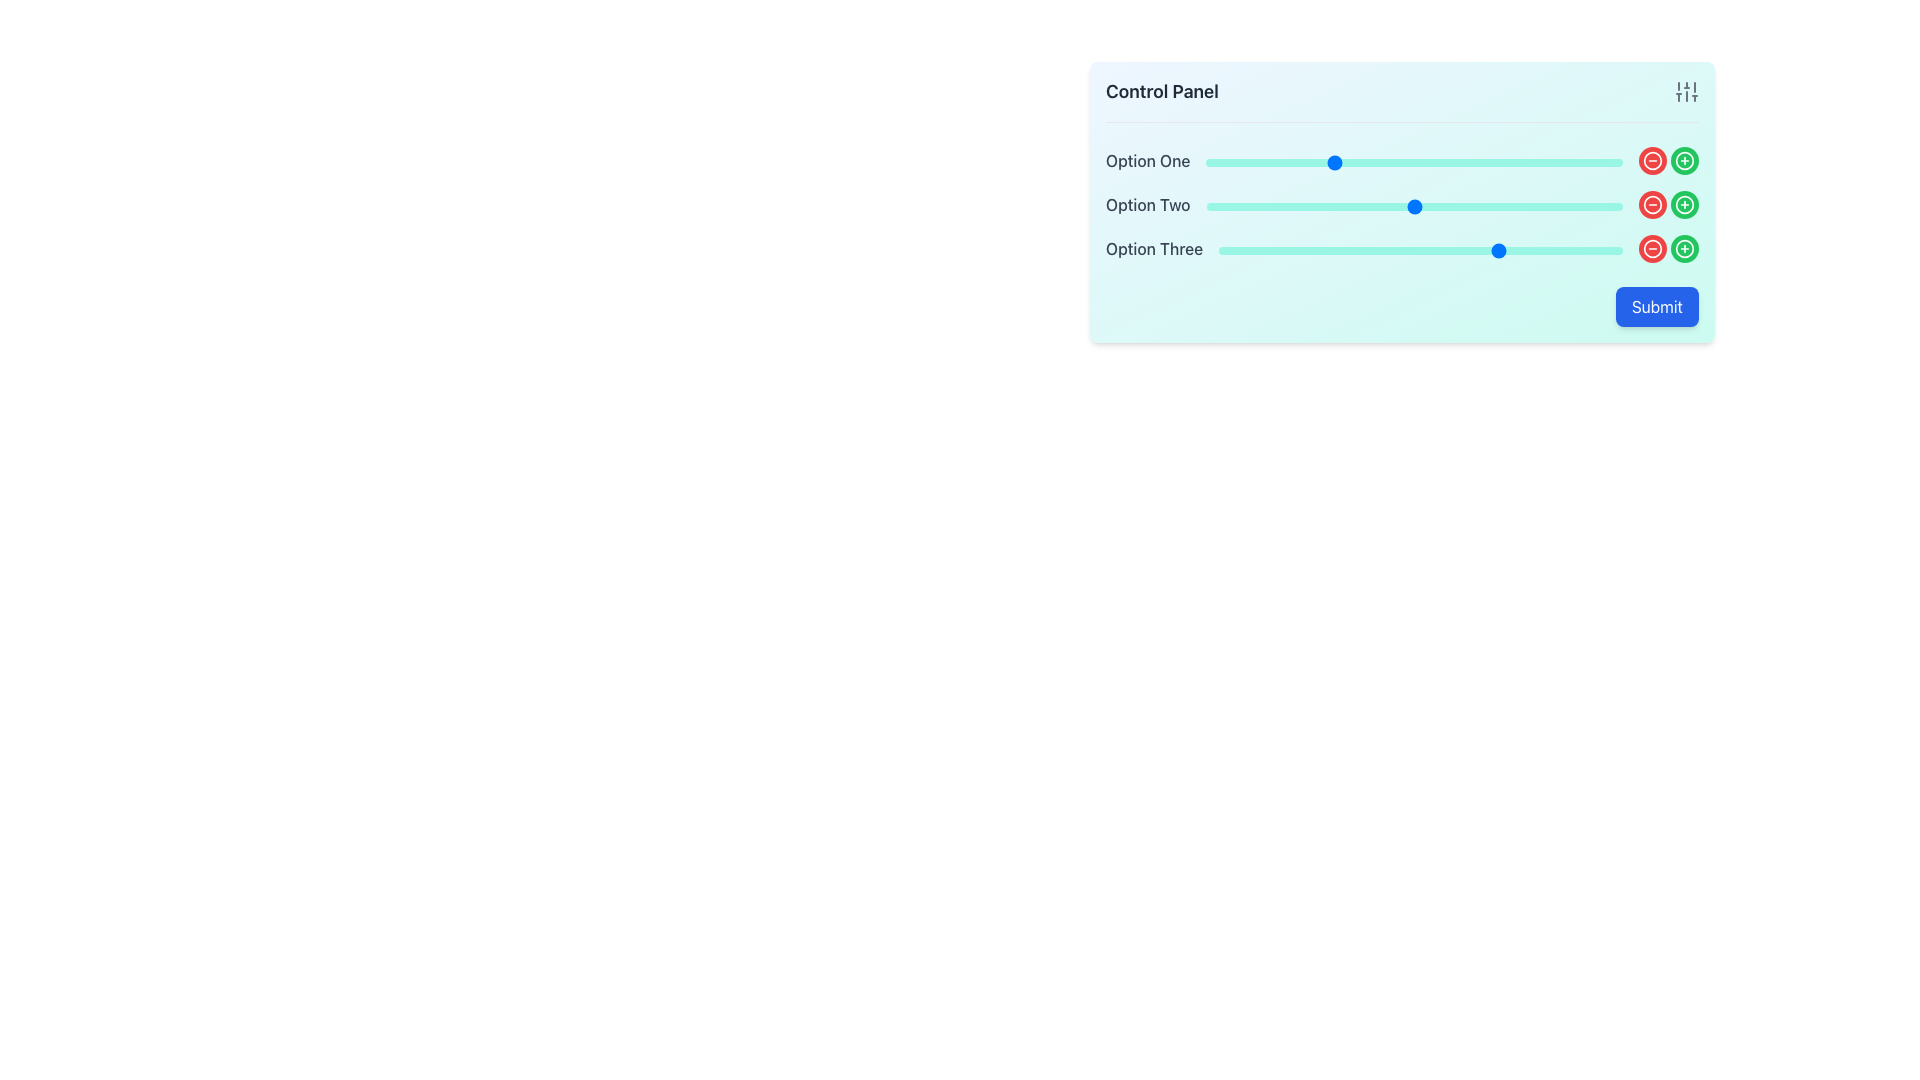  I want to click on the increment button located to the right of the red circular button in the third row's slider panel, so click(1683, 204).